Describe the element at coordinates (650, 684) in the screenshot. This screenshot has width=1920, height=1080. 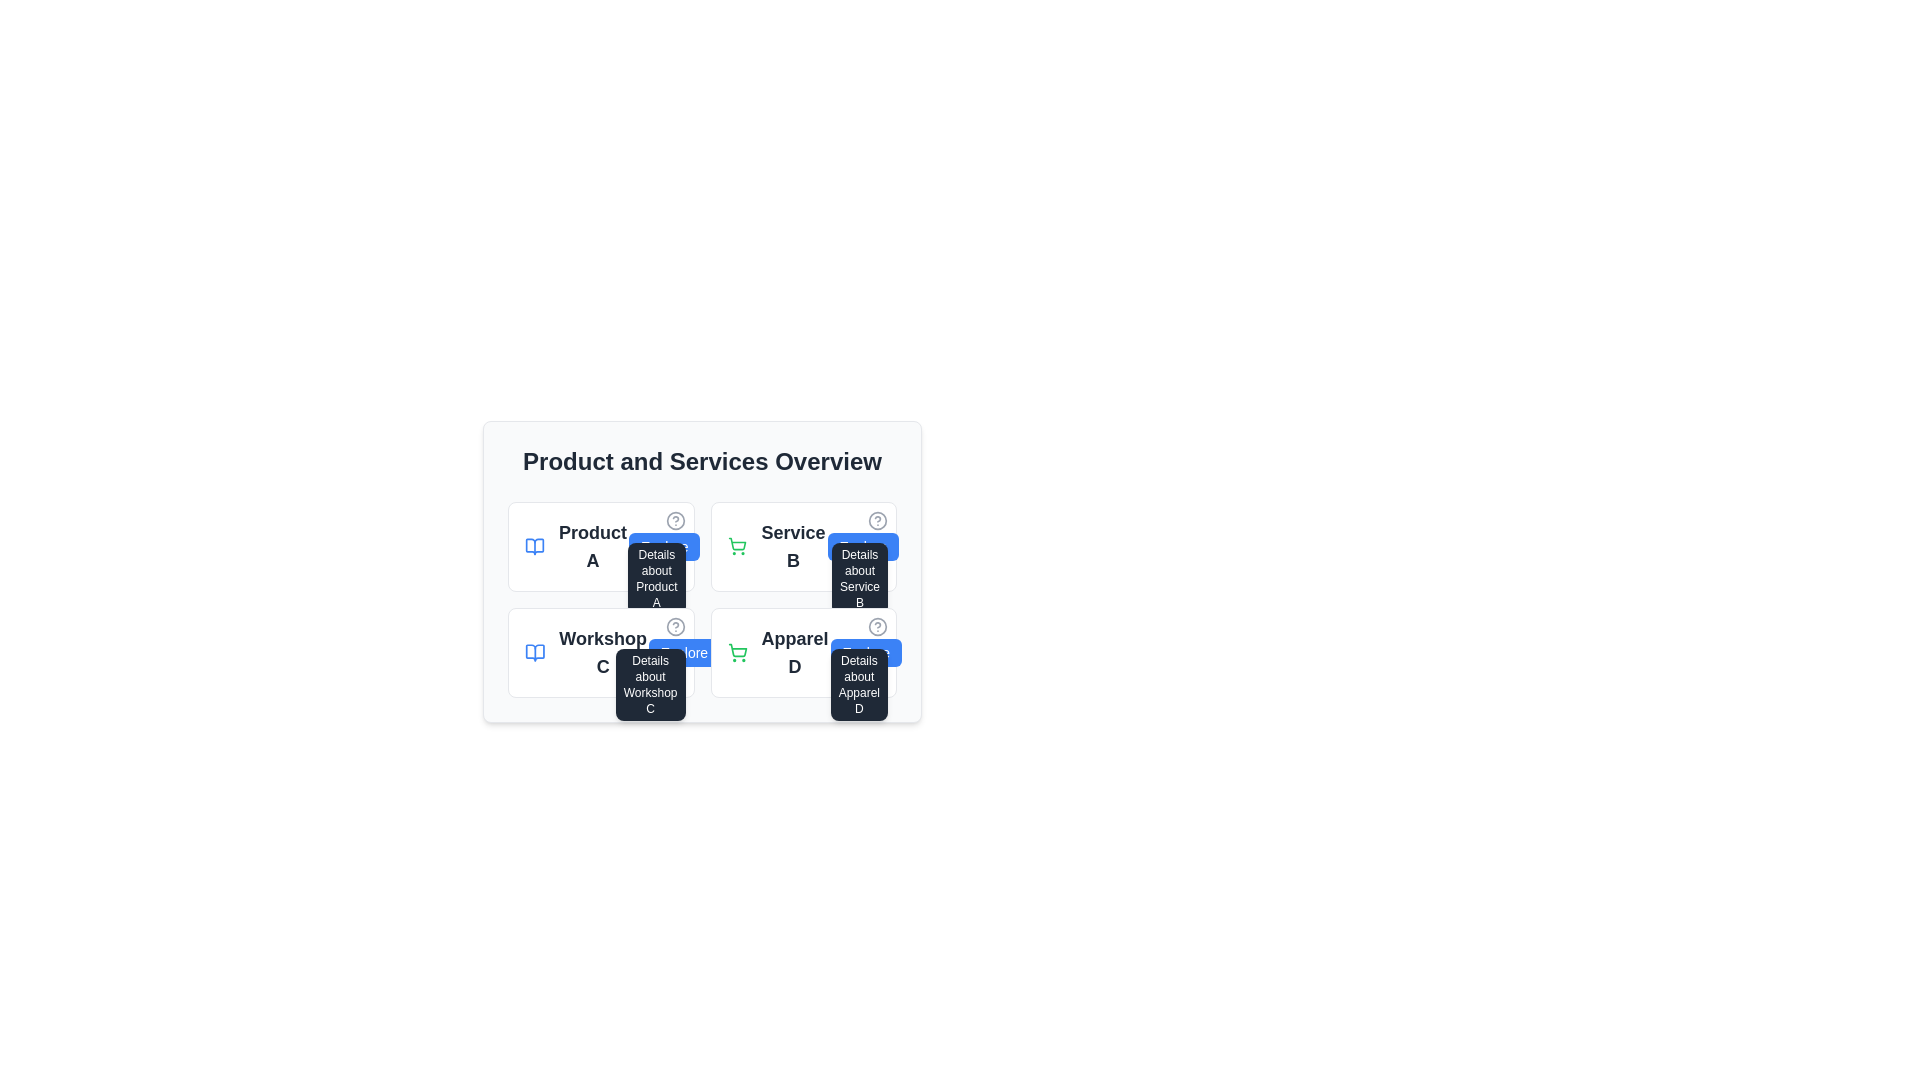
I see `the tooltip displaying 'Details about Workshop C', which has a dark background and white text, located below the question mark icon for 'Workshop C'` at that location.